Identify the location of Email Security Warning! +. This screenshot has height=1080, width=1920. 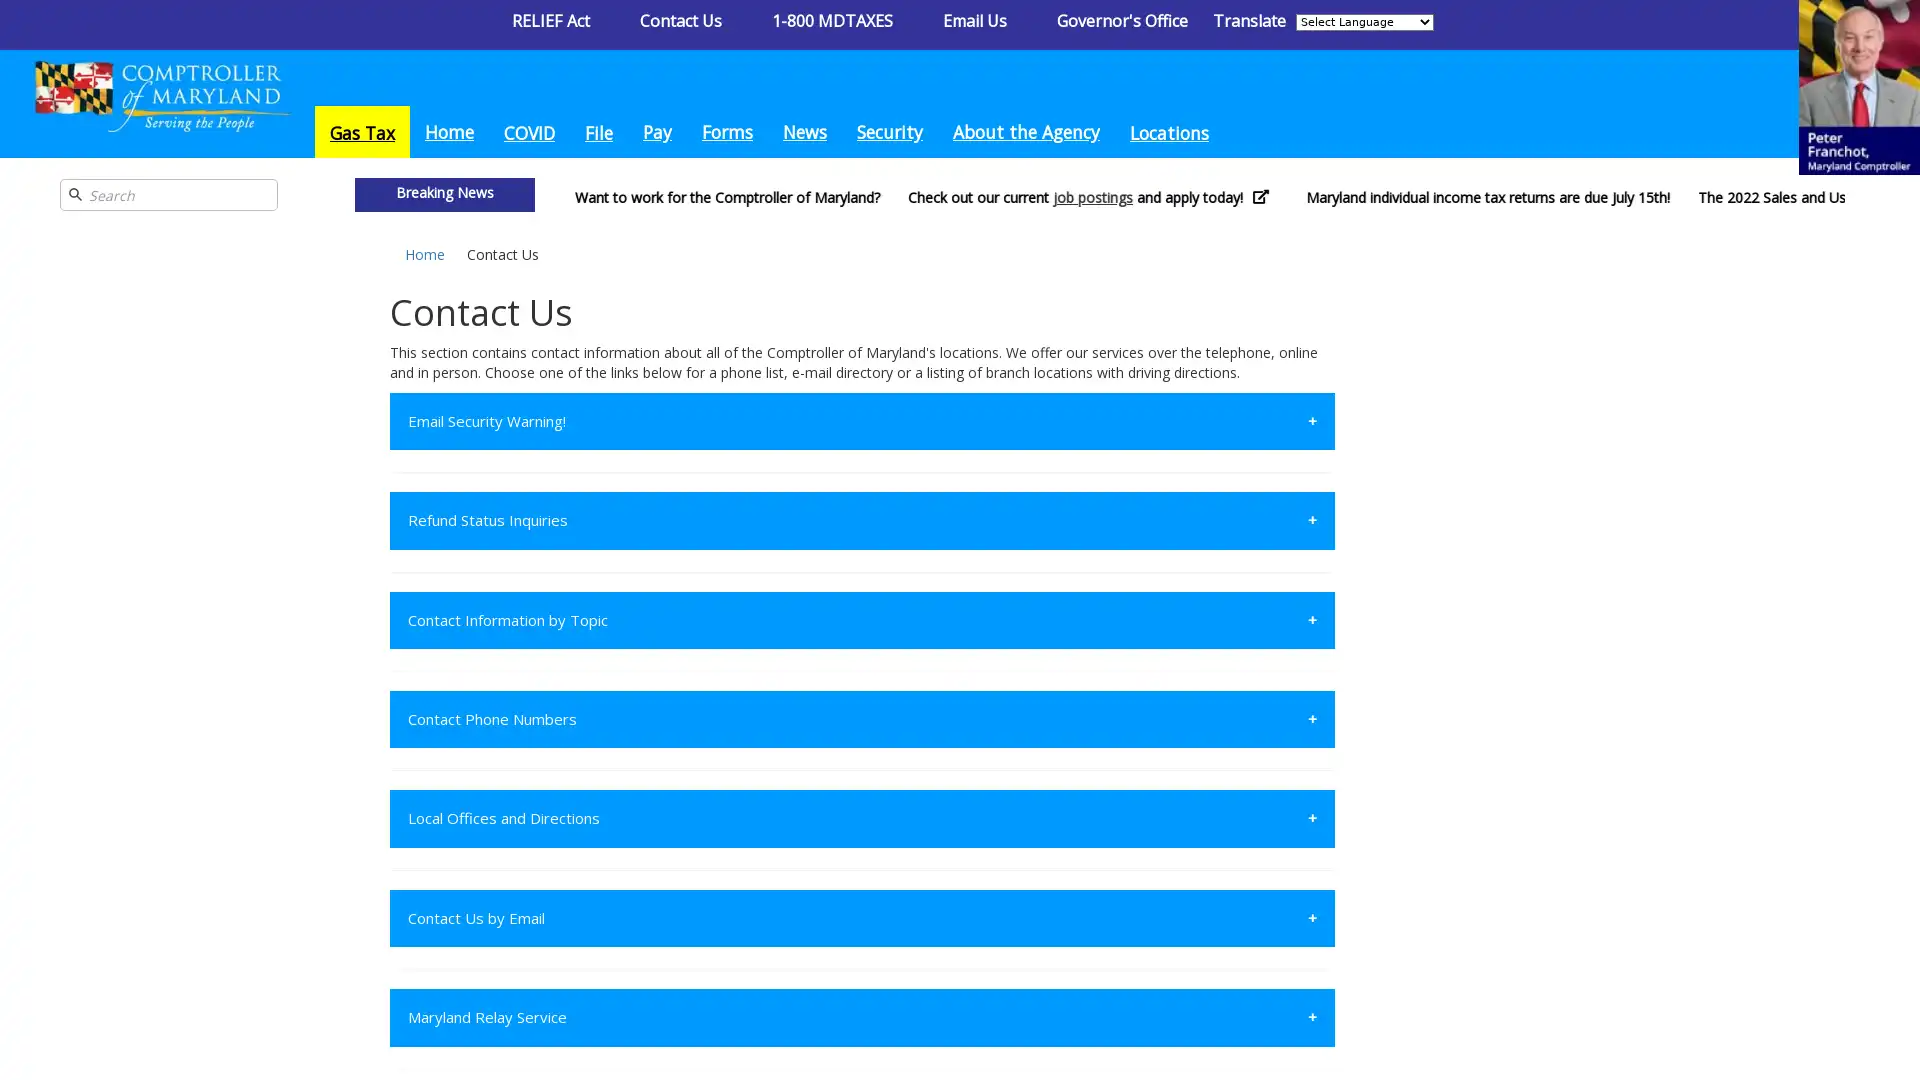
(862, 419).